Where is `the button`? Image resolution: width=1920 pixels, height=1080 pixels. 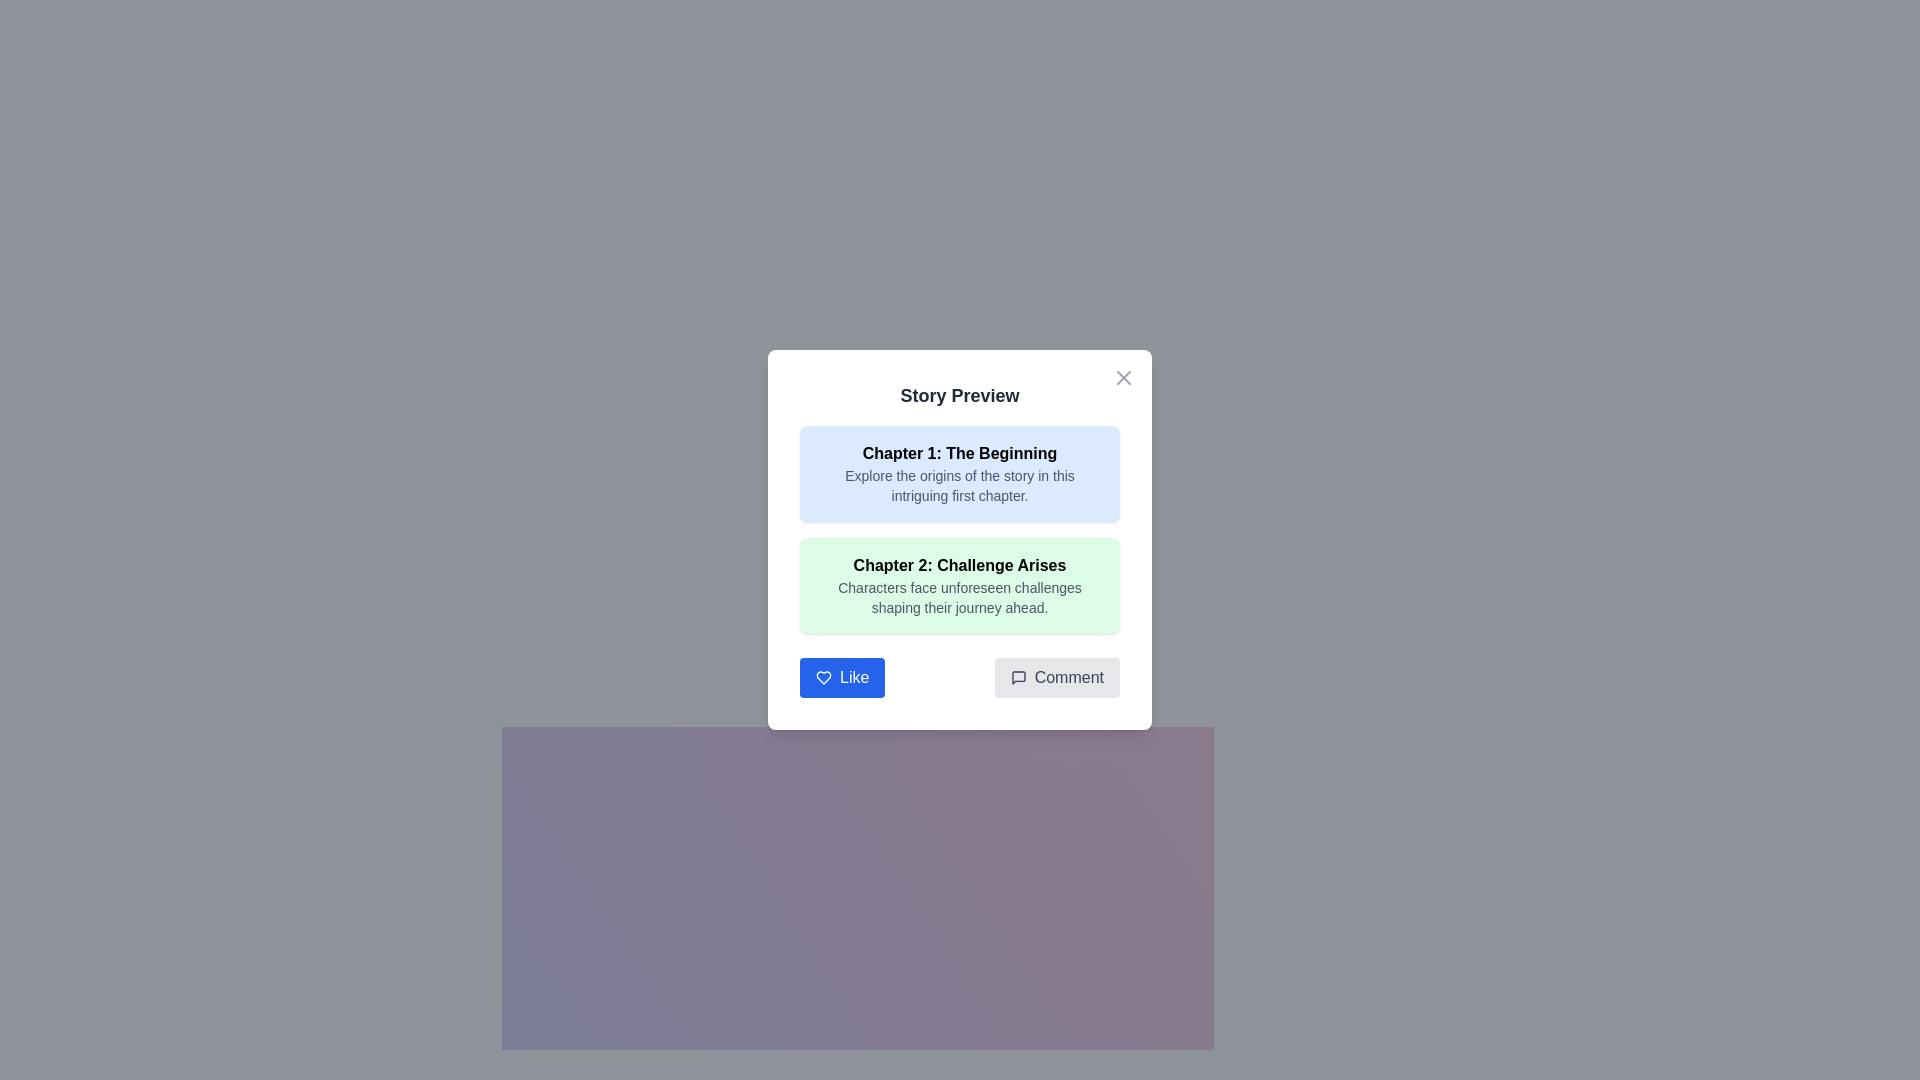 the button is located at coordinates (1056, 677).